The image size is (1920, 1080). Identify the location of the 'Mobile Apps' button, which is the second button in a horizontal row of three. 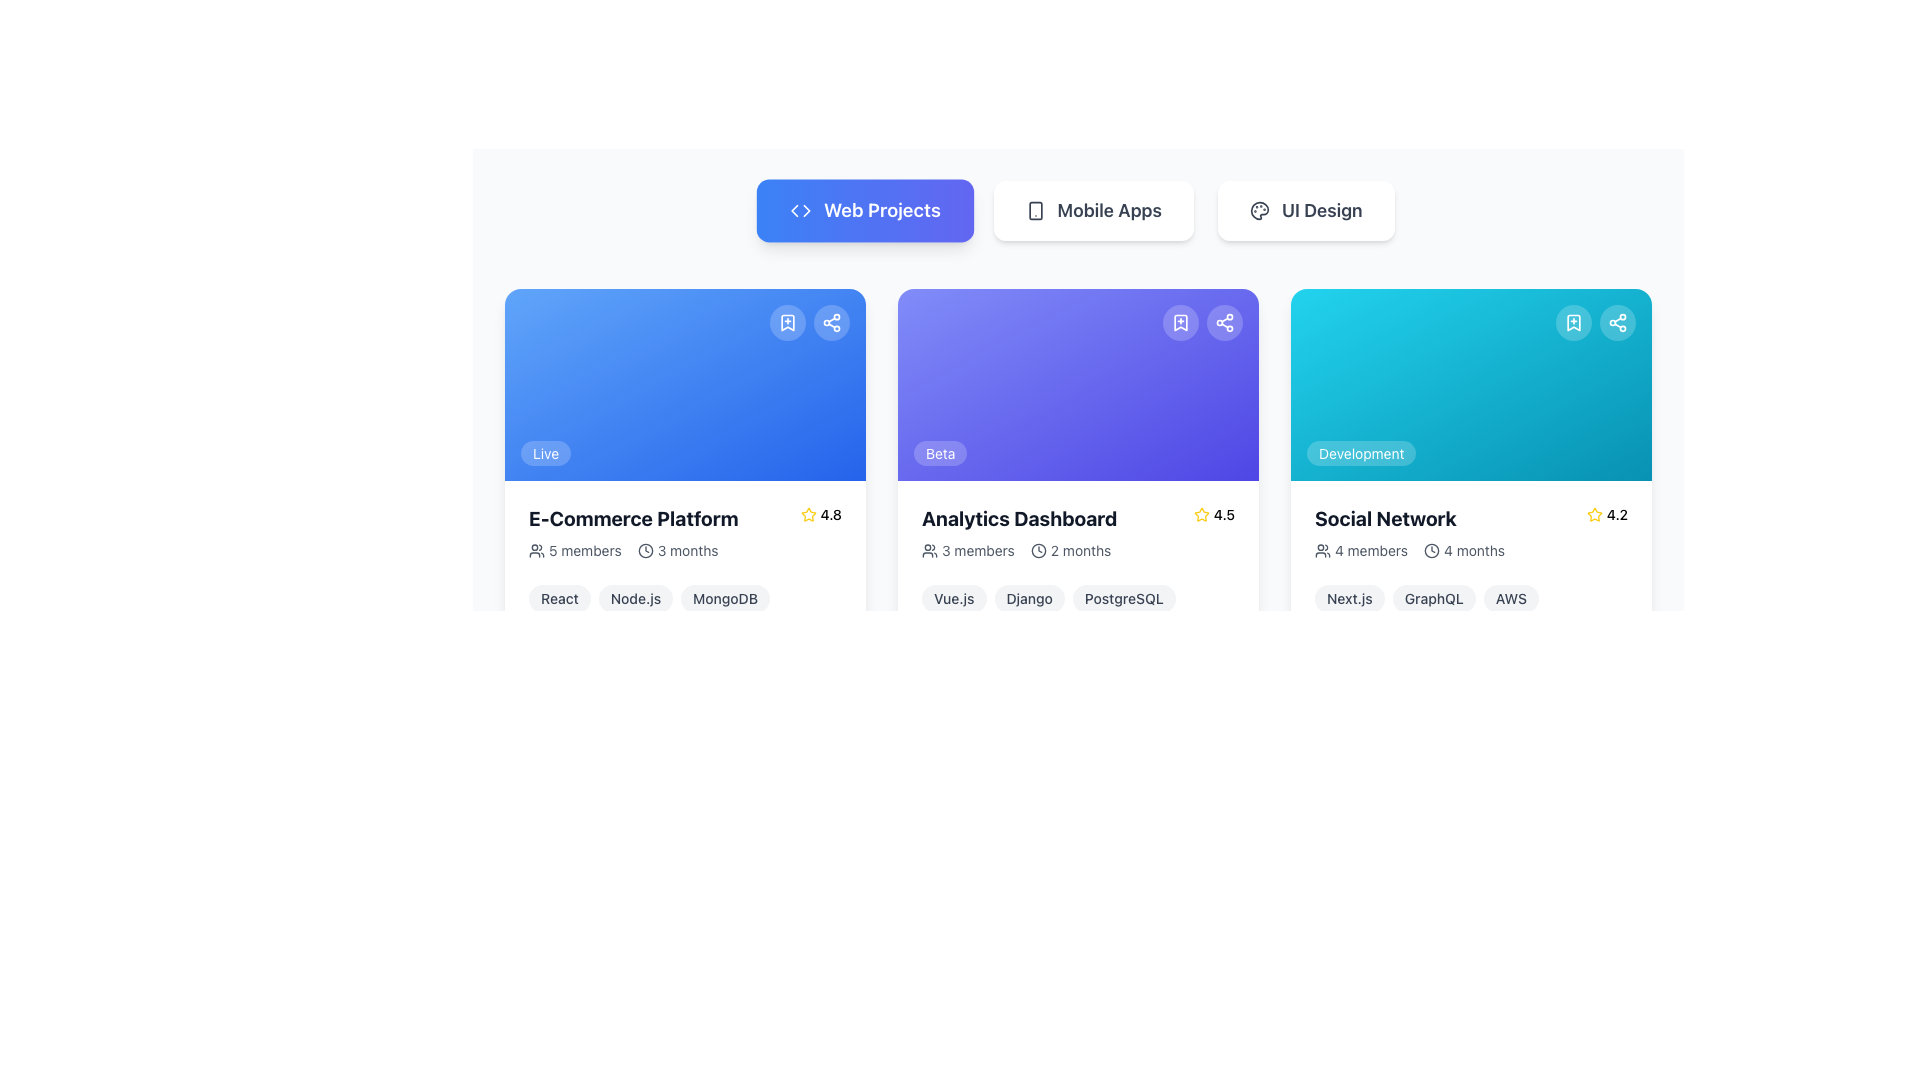
(1092, 211).